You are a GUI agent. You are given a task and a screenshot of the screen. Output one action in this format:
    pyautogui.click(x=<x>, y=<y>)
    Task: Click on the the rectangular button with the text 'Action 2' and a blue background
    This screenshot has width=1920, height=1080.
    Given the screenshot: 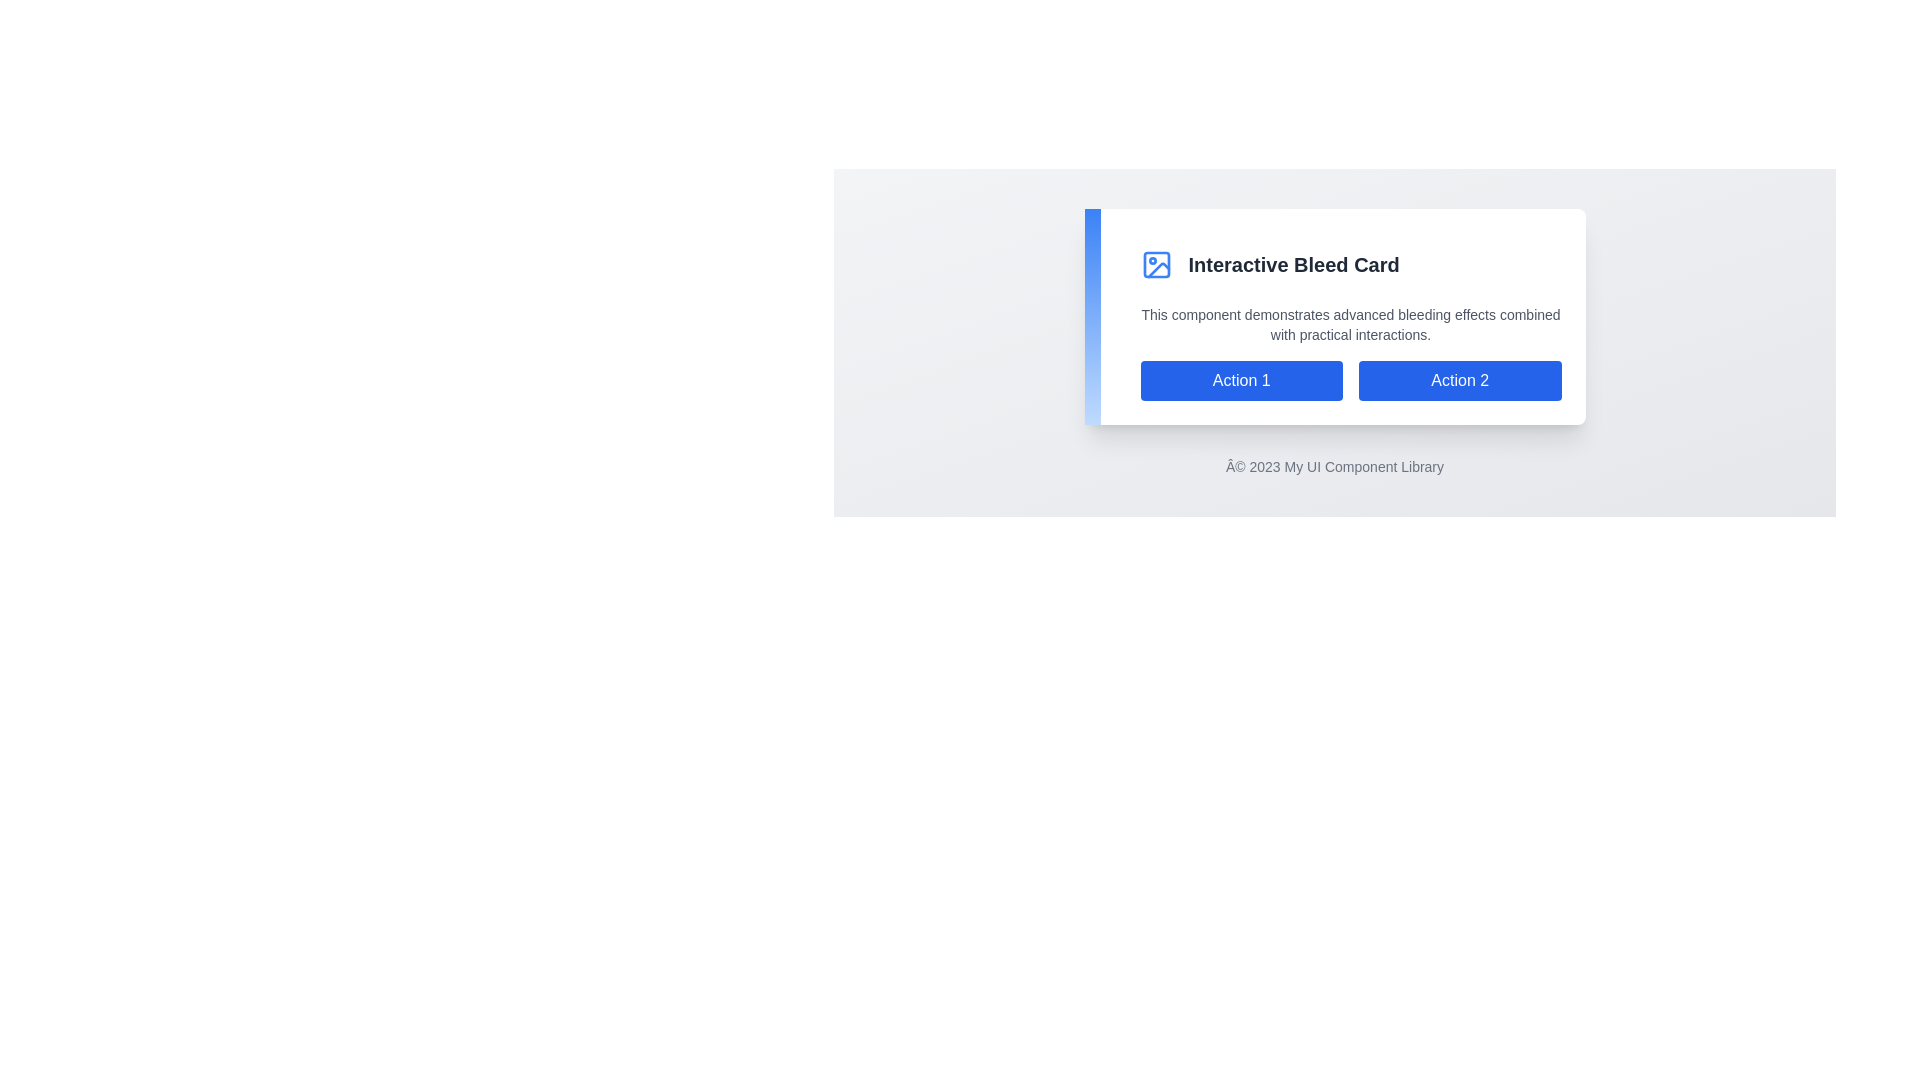 What is the action you would take?
    pyautogui.click(x=1460, y=381)
    